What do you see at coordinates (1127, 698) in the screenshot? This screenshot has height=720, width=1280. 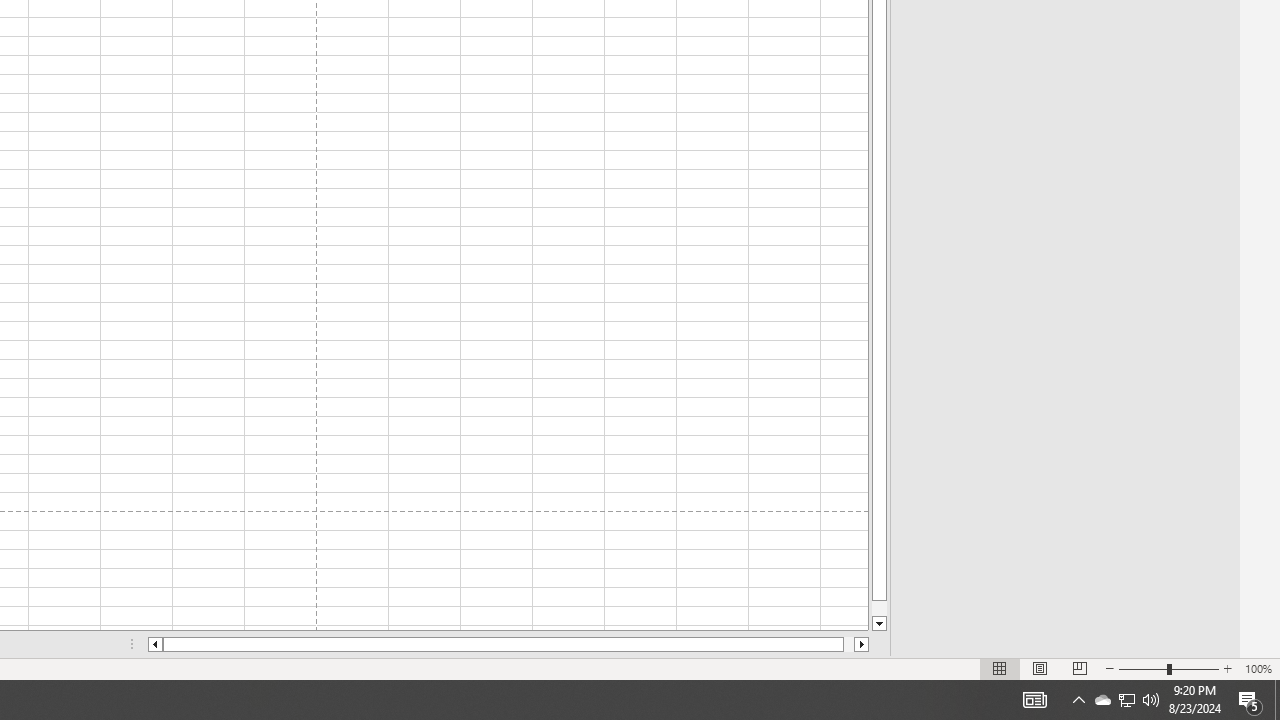 I see `'Zoom Out'` at bounding box center [1127, 698].